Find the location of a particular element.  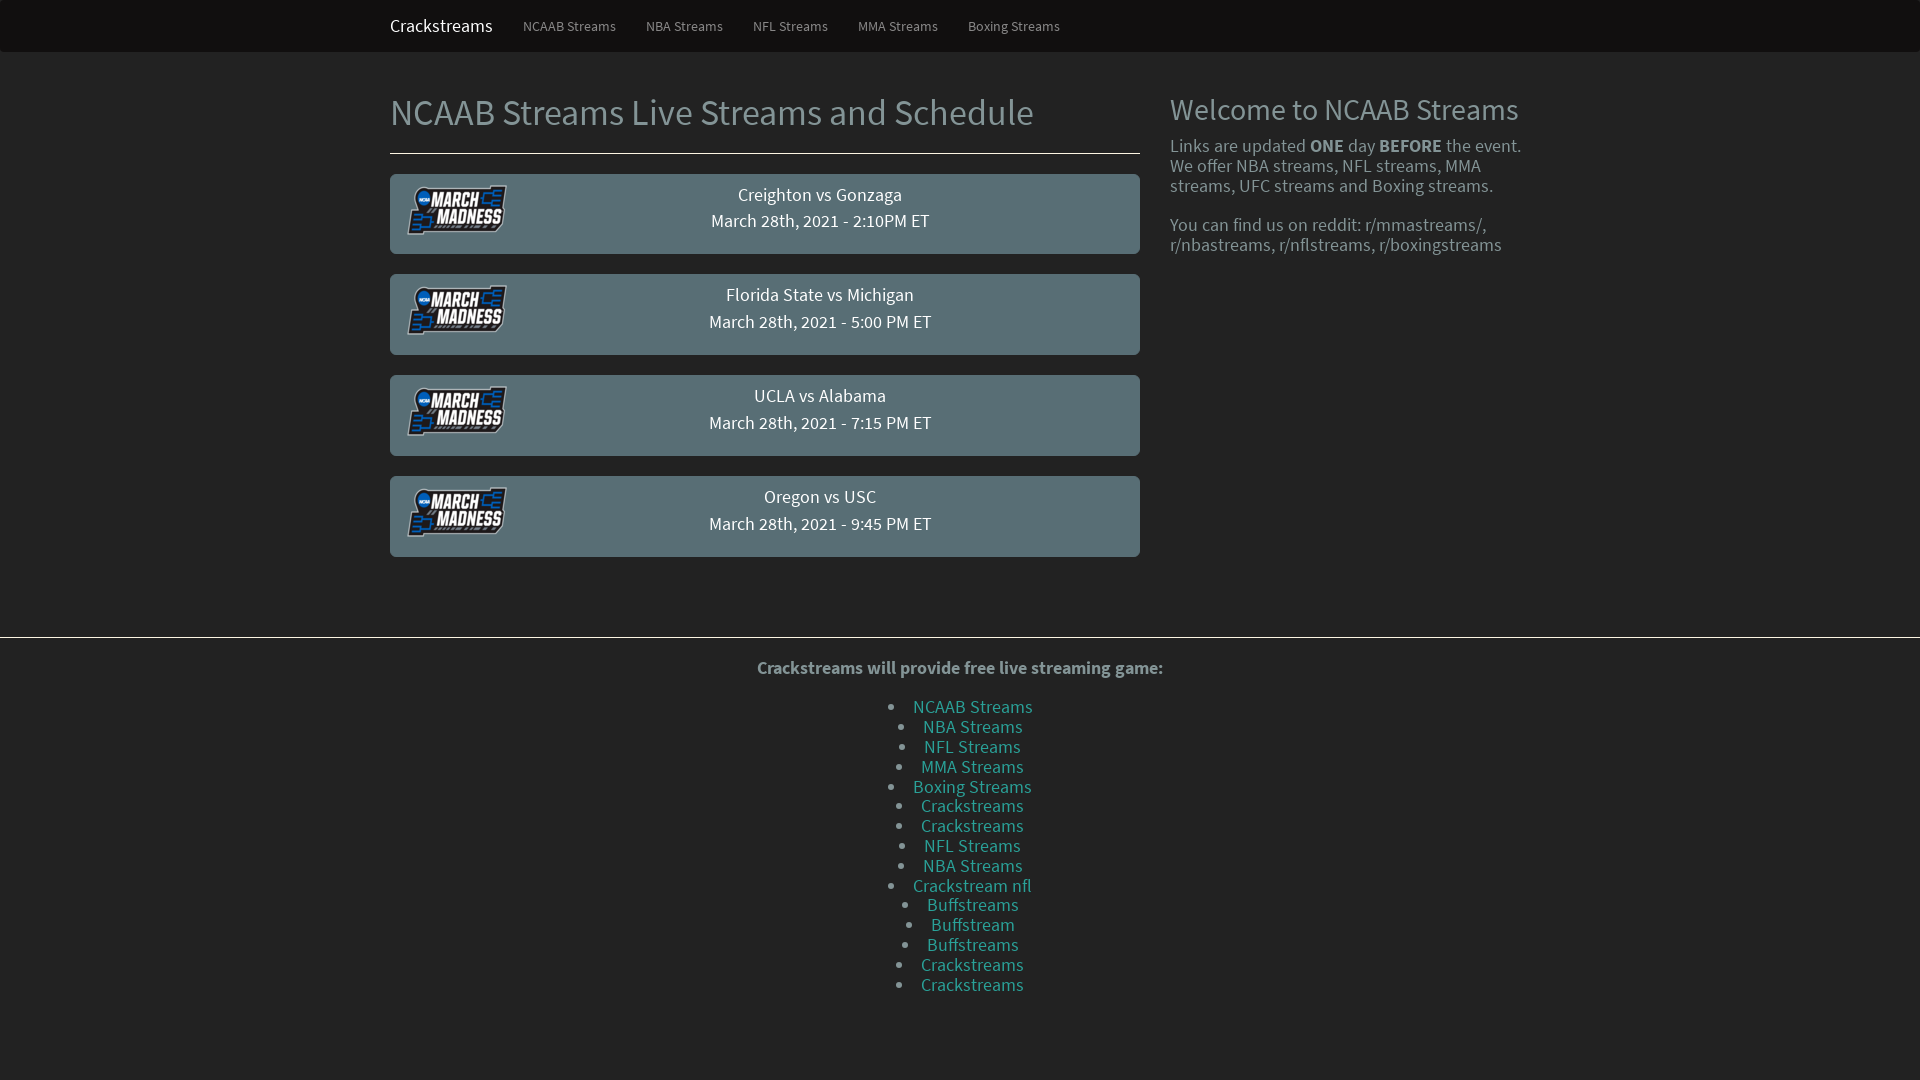

'NCAAB Streams' is located at coordinates (455, 309).